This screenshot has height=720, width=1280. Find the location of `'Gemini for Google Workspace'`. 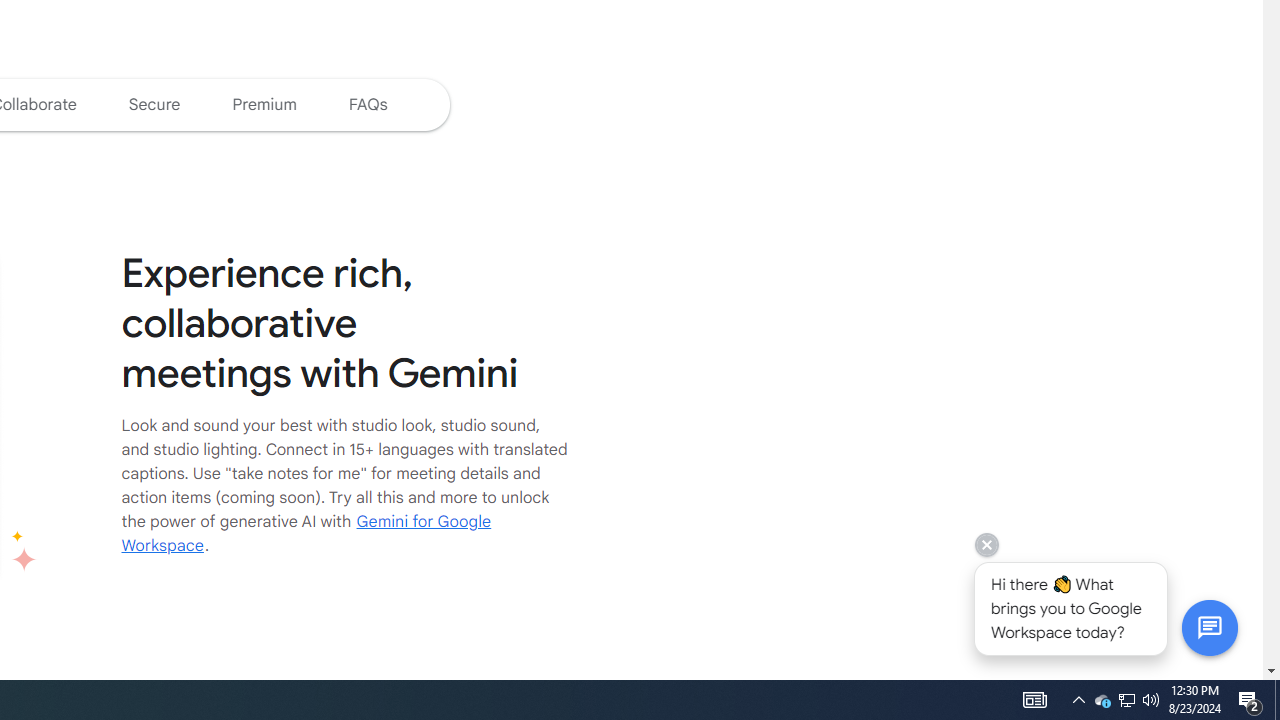

'Gemini for Google Workspace' is located at coordinates (305, 532).